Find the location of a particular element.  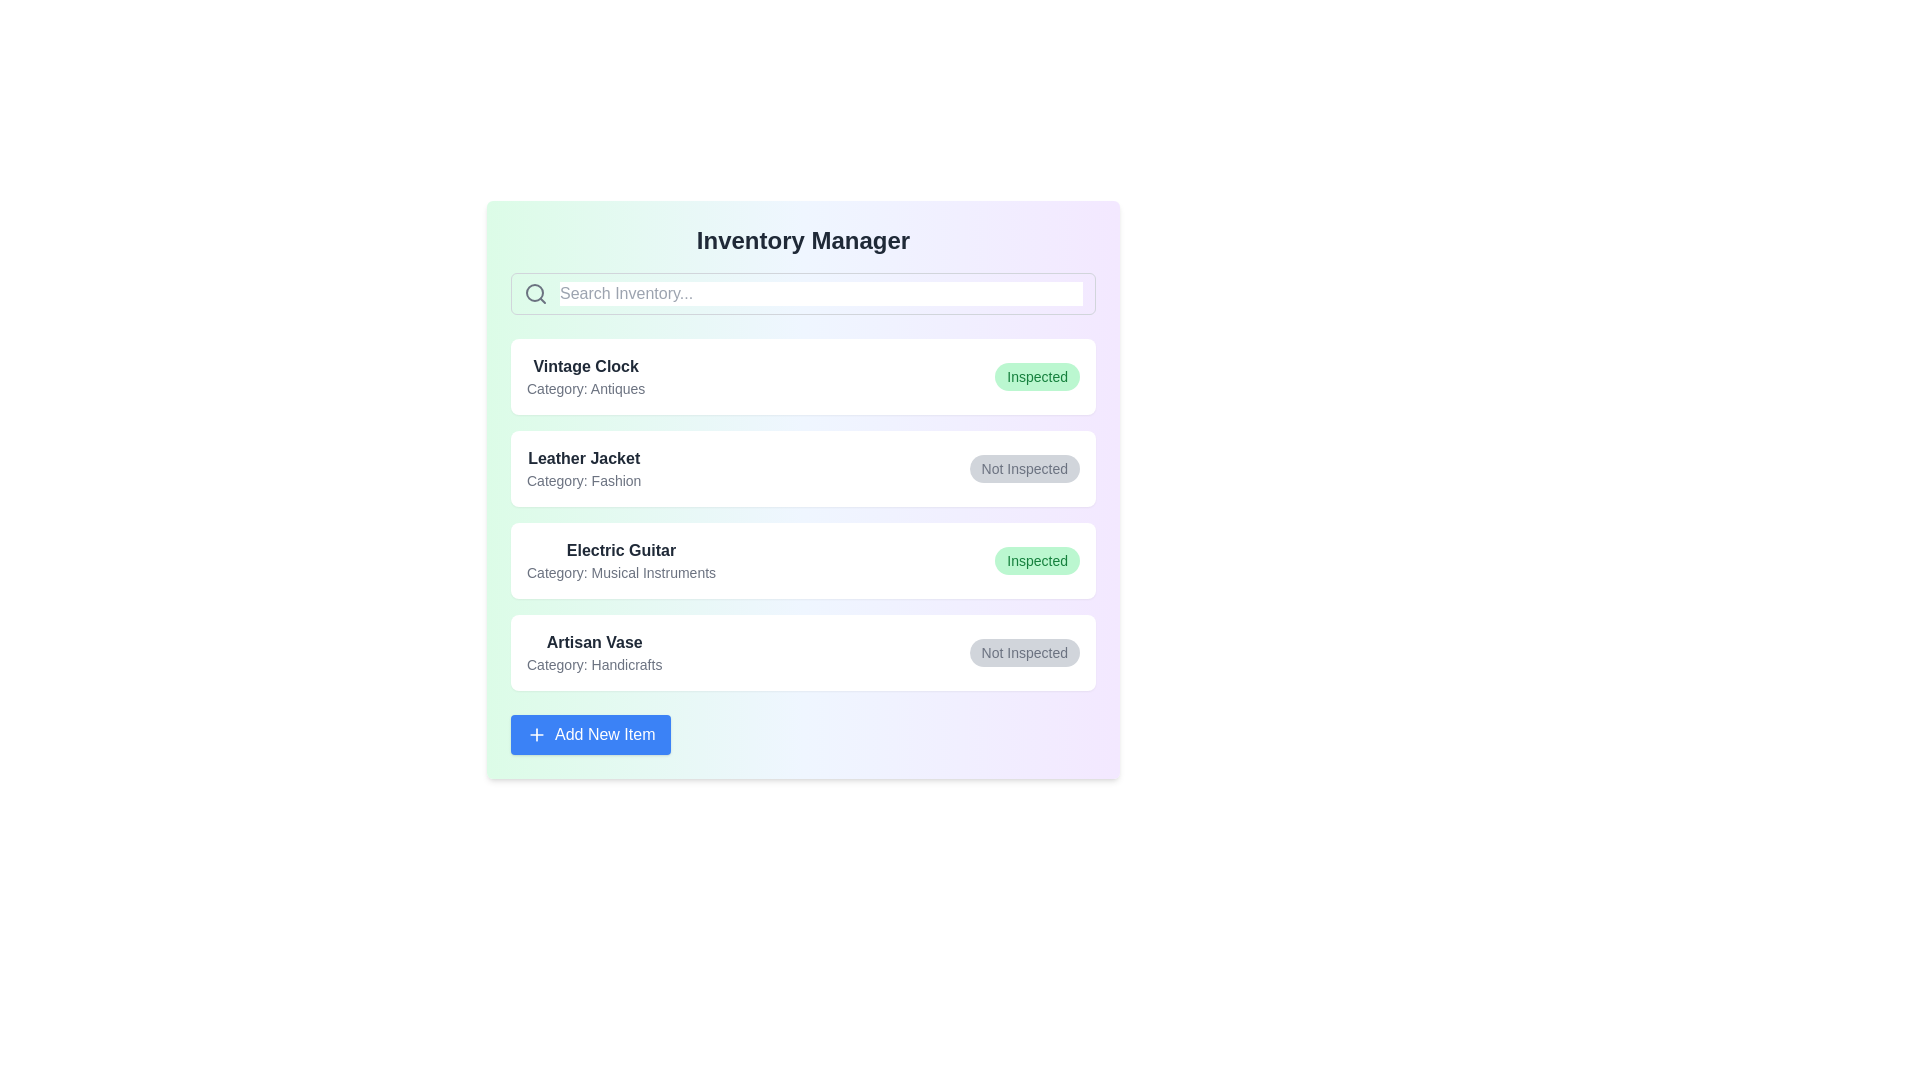

the item details for Electric Guitar is located at coordinates (803, 560).